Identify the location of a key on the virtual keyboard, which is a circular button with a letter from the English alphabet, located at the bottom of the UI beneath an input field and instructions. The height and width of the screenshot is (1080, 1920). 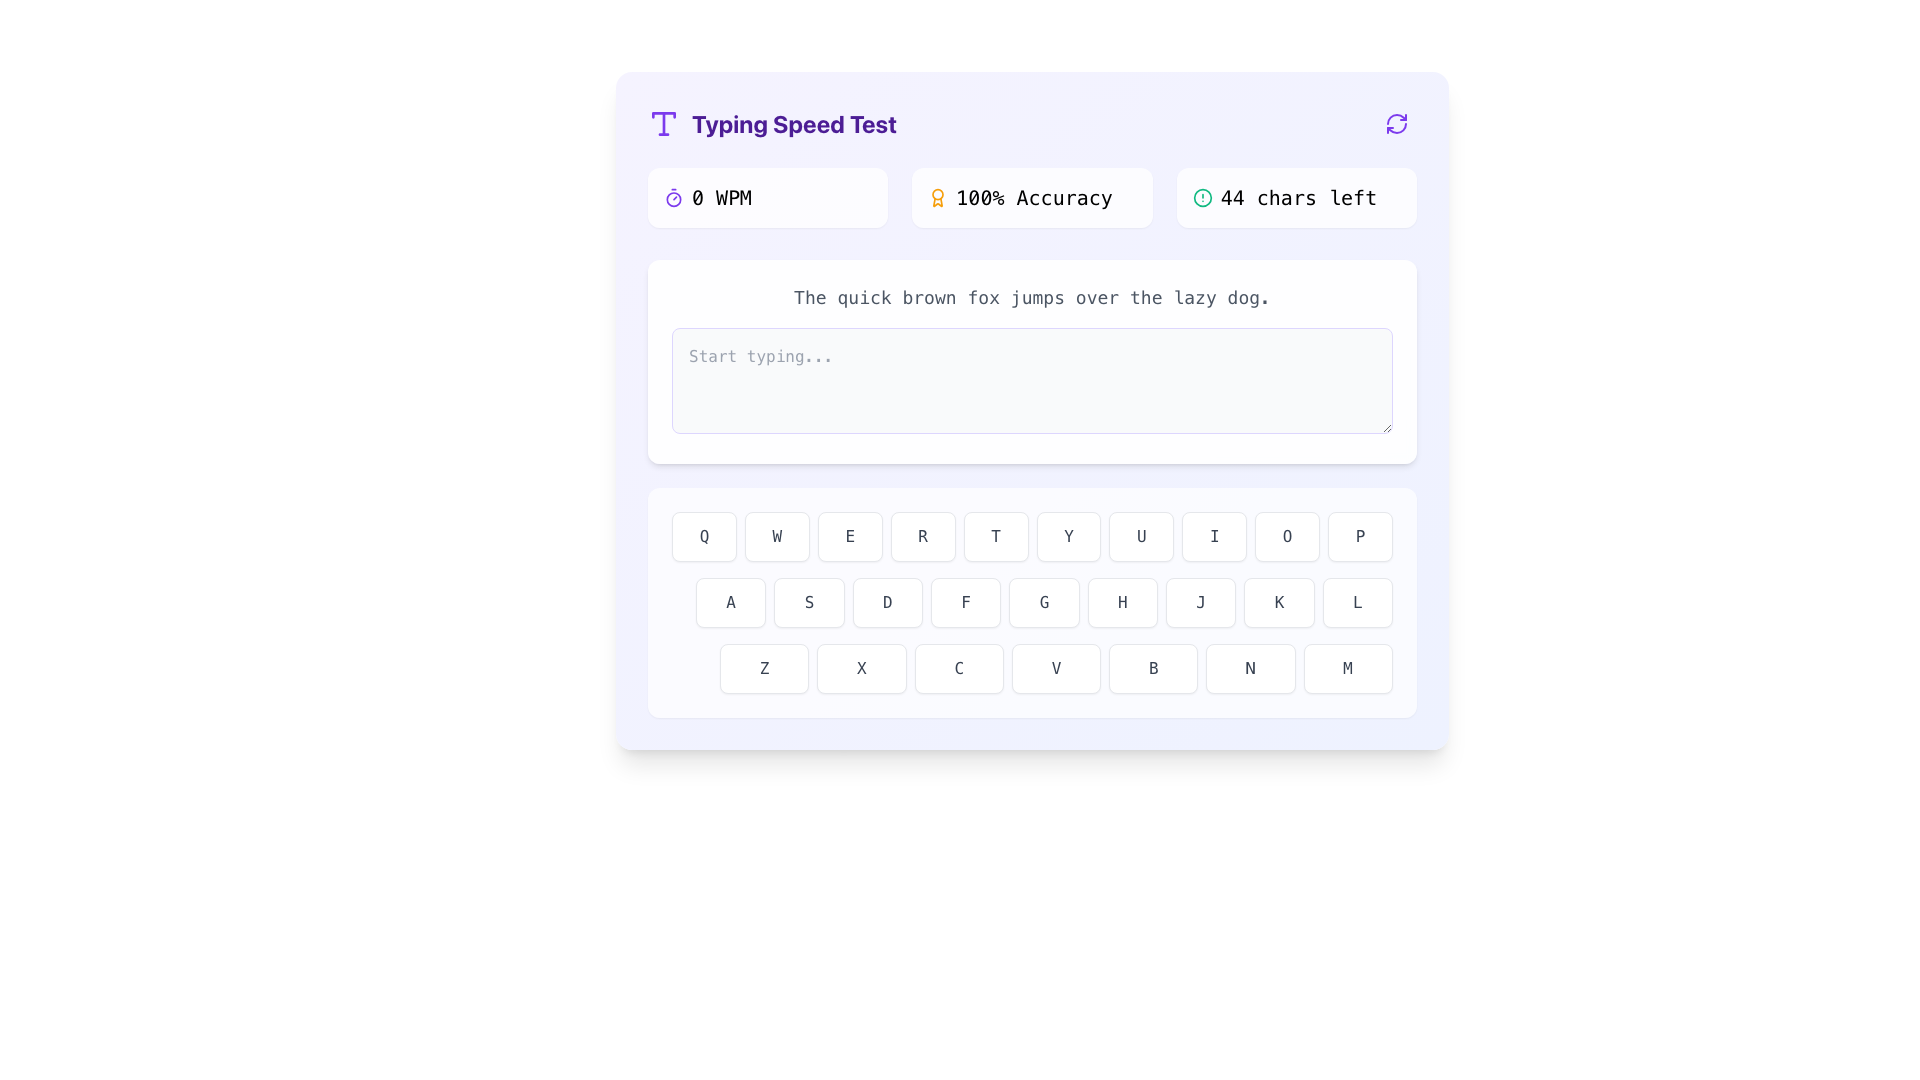
(1032, 601).